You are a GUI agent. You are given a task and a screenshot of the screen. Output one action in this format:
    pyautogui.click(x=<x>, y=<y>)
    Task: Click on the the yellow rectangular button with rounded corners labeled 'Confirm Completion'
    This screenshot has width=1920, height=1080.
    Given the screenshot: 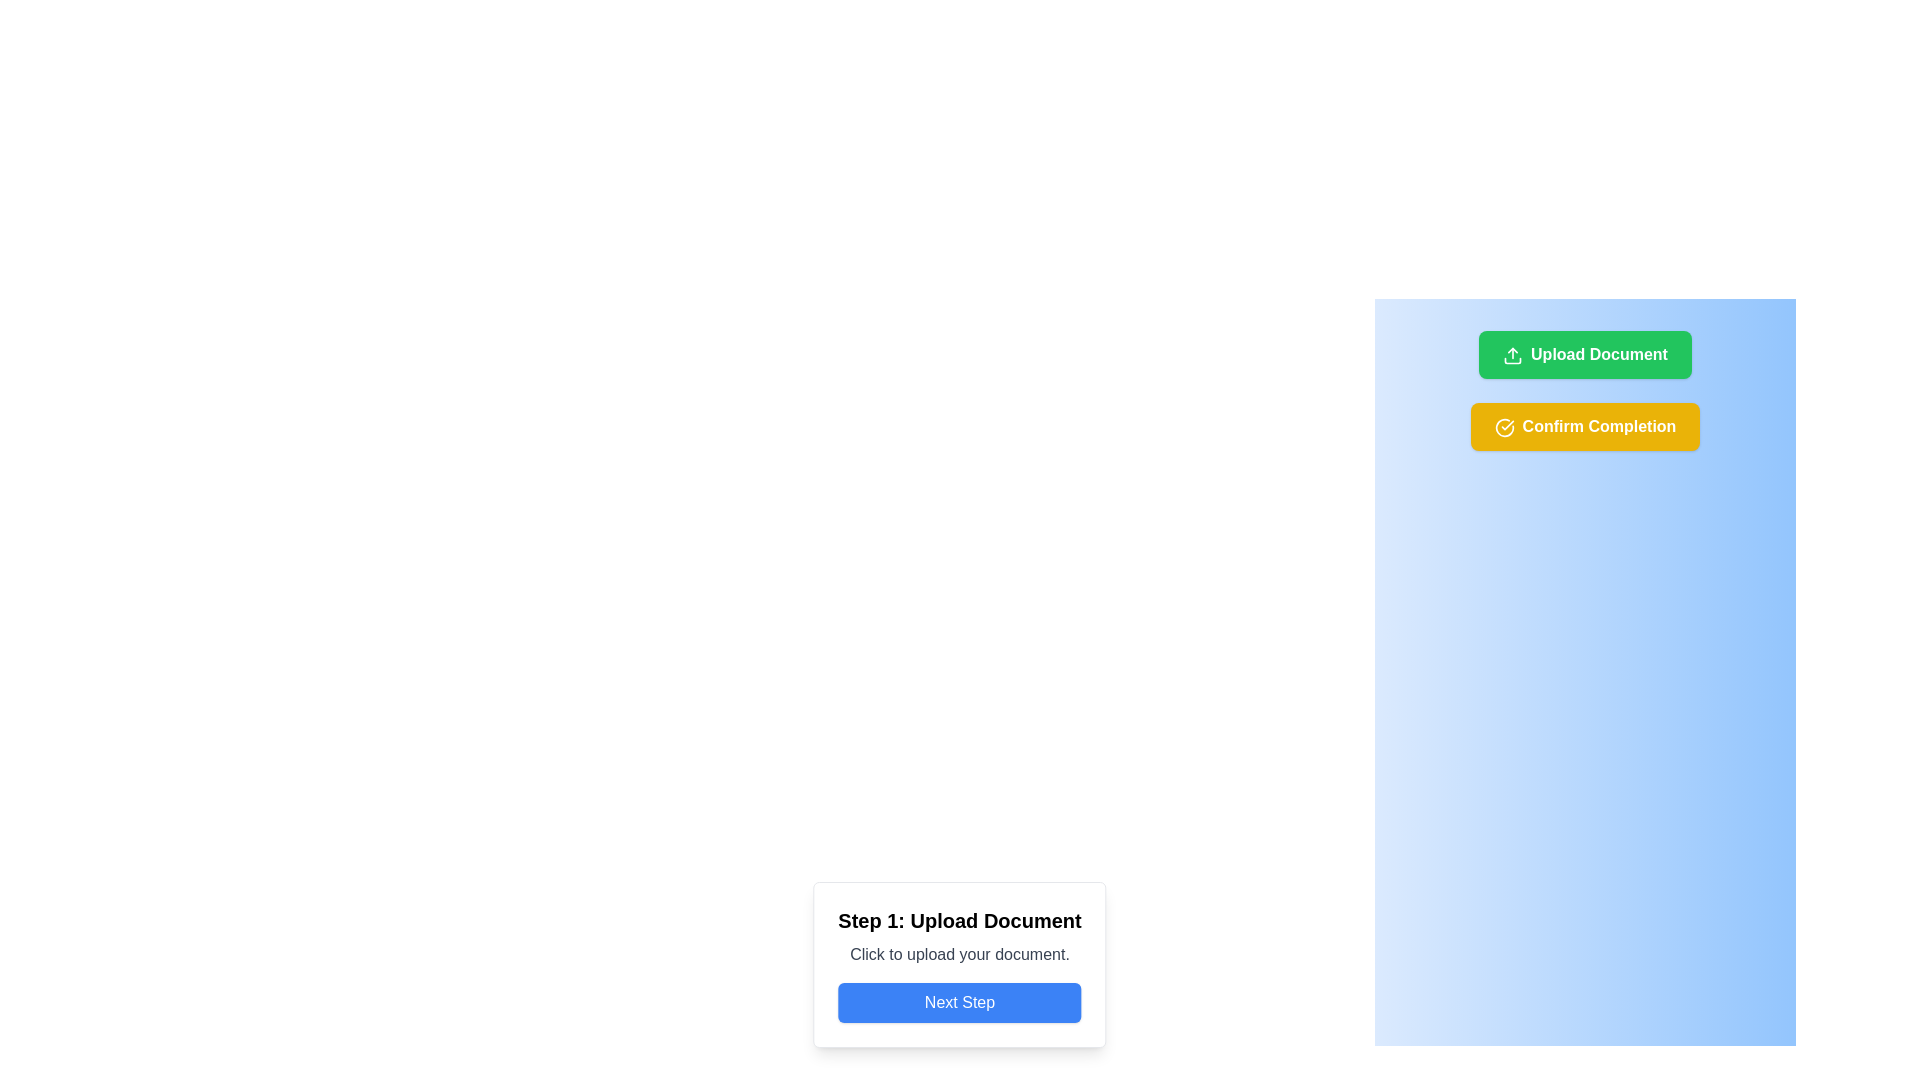 What is the action you would take?
    pyautogui.click(x=1584, y=426)
    